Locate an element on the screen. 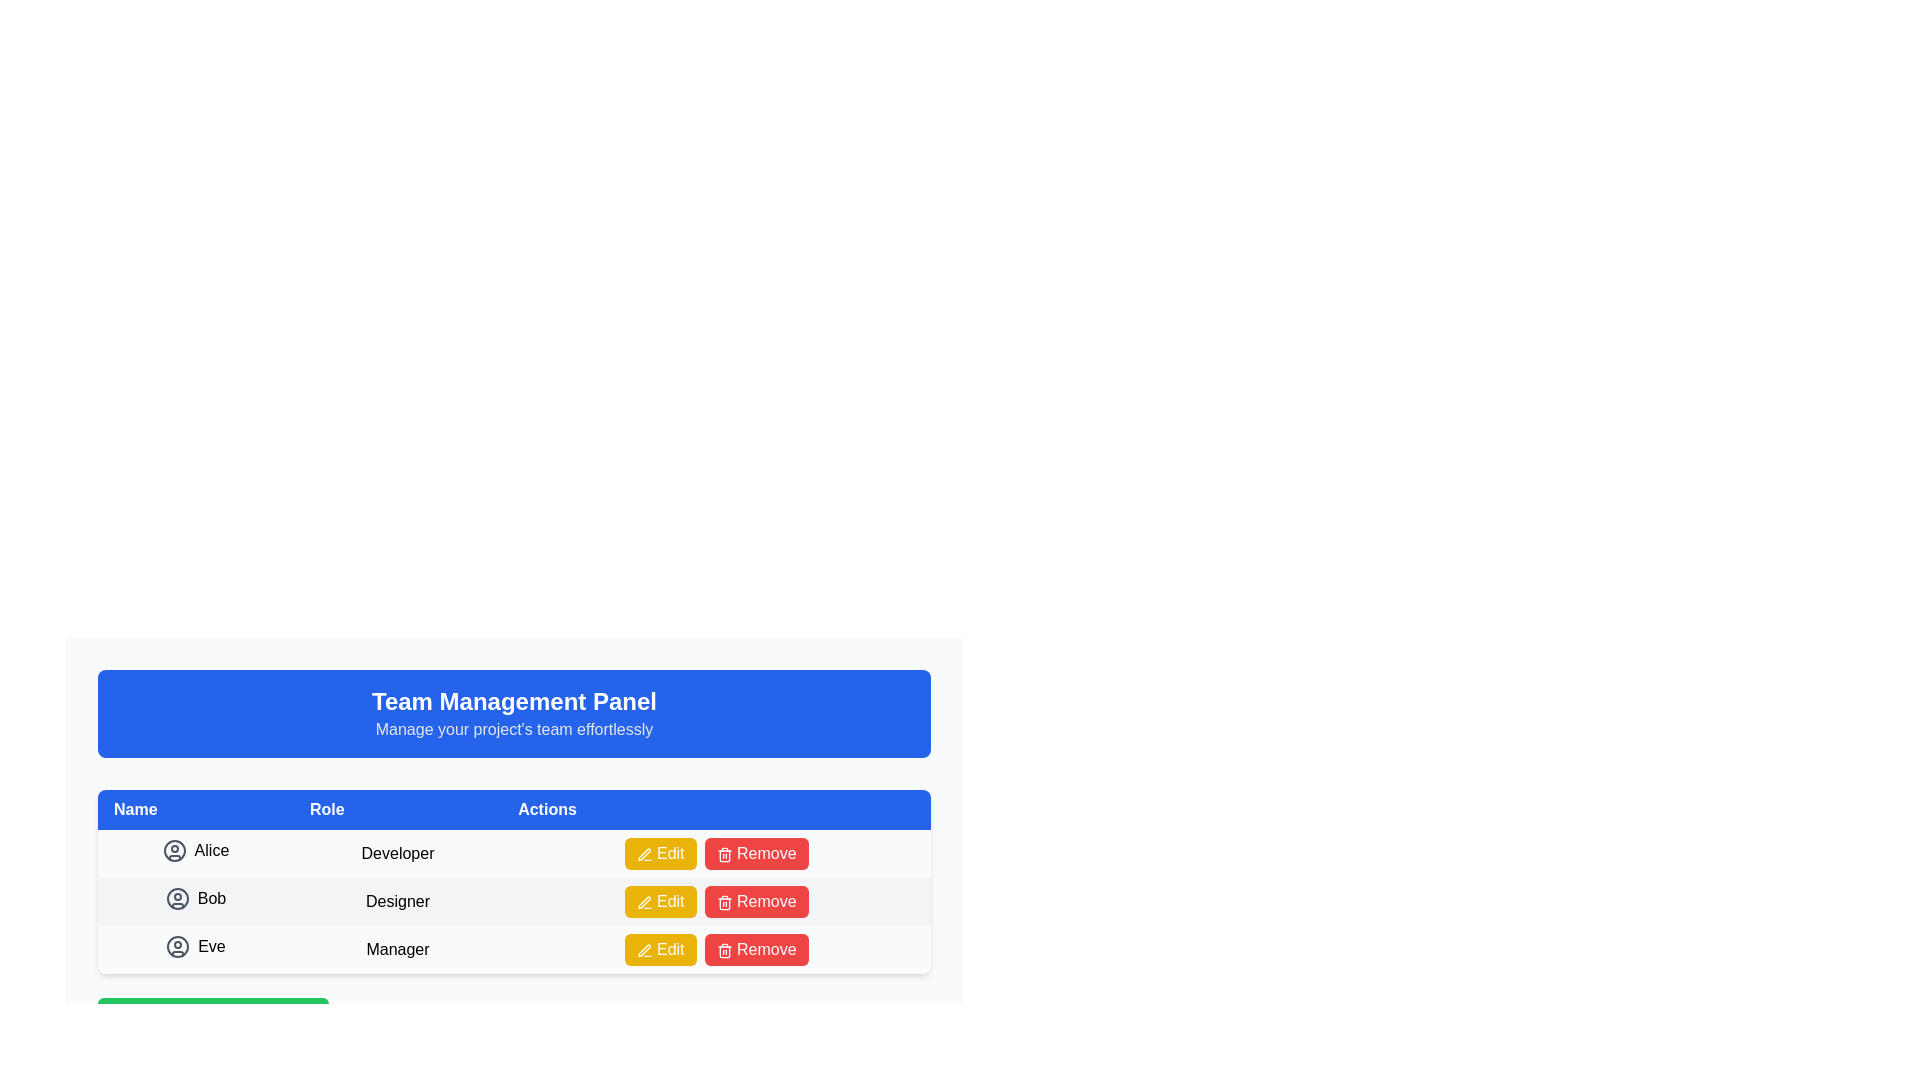 The height and width of the screenshot is (1080, 1920). the user profile icon located in the second row under the 'Name' column, adjacent to the text 'Bob' is located at coordinates (177, 897).